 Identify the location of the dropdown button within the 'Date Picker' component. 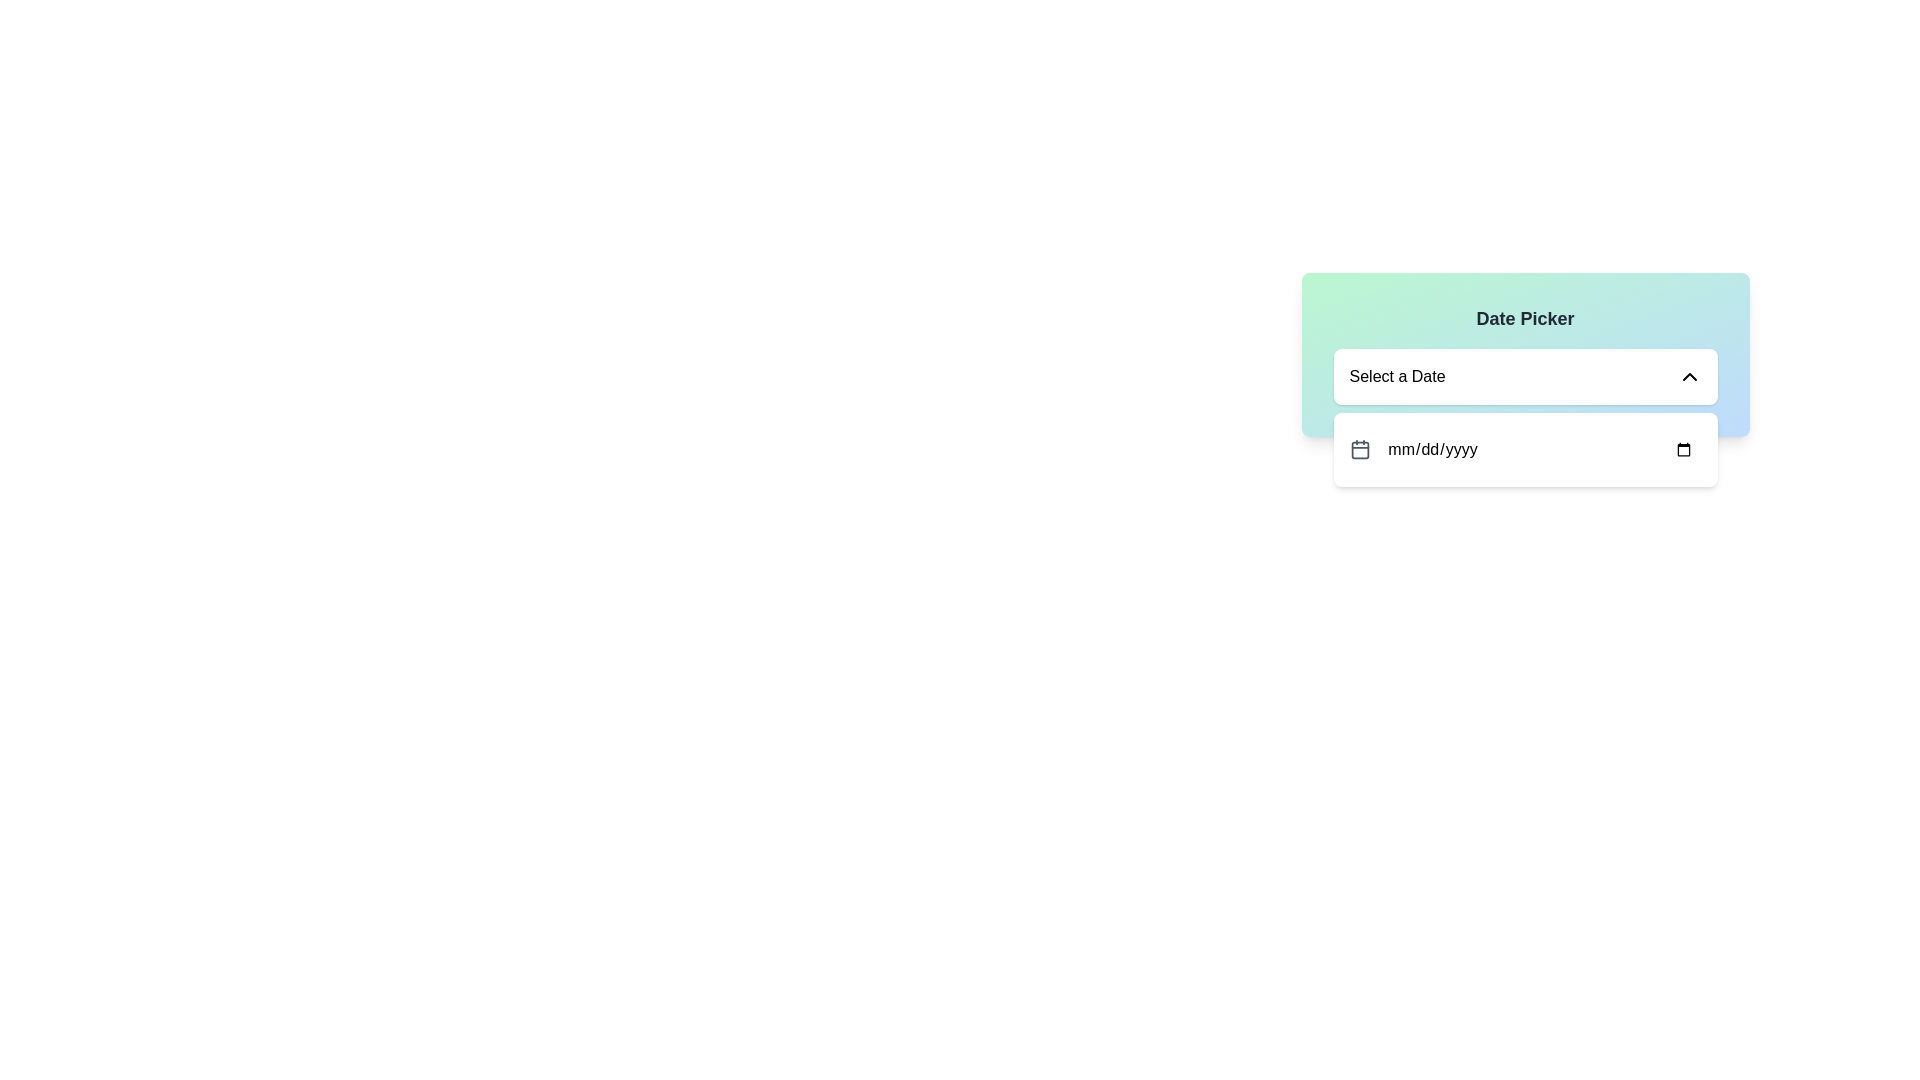
(1524, 353).